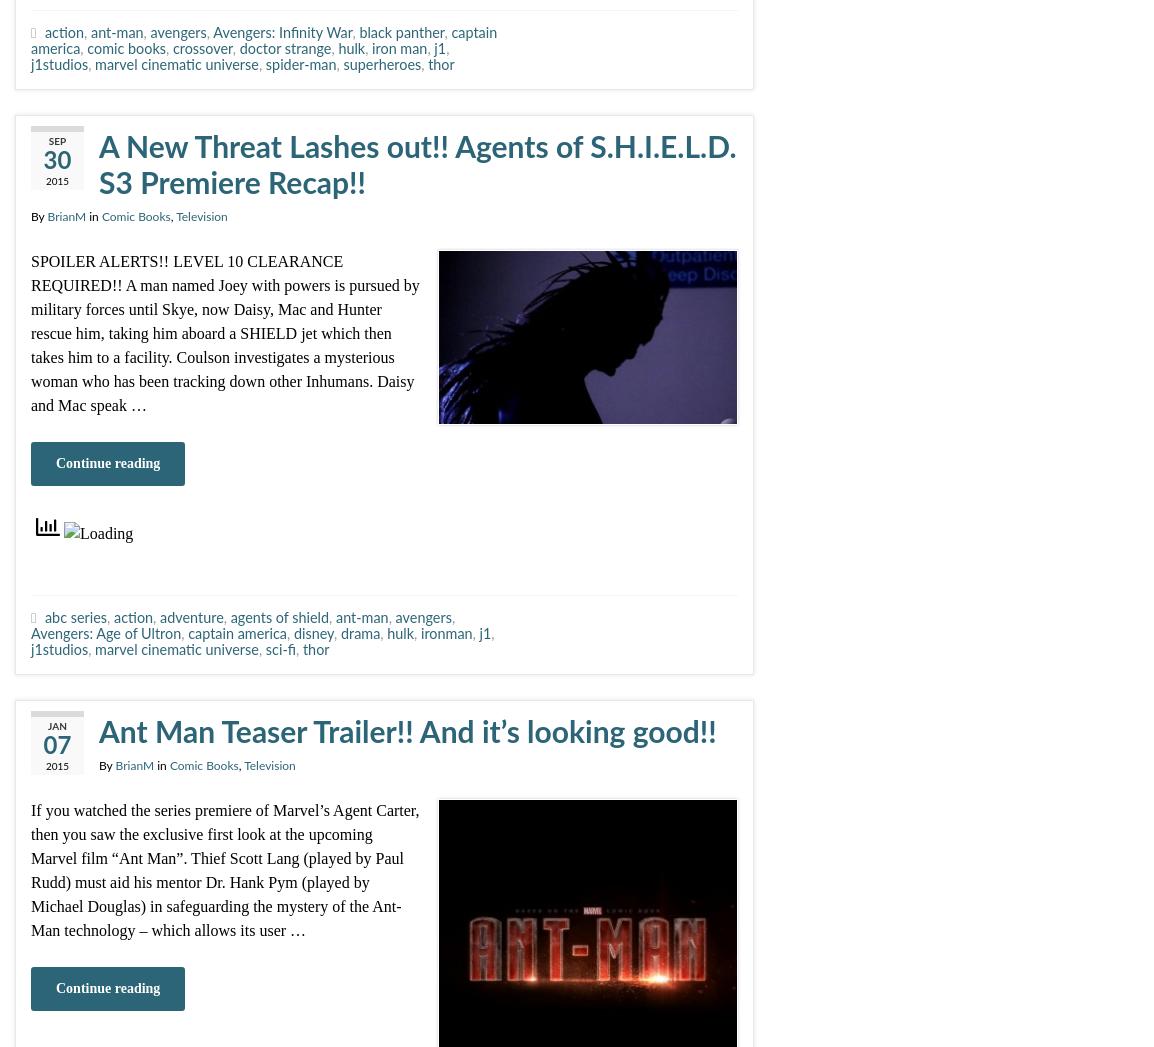 The width and height of the screenshot is (1154, 1047). What do you see at coordinates (224, 869) in the screenshot?
I see `'If you watched the series premiere of Marvel’s Agent Carter, then you saw the exclusive first look at the upcoming Marvel film “Ant Man”. Thief Scott Lang (played by Paul Rudd) must aid his mentor Dr. Hank Pym (played by Michael Douglas) in safeguarding the mystery of the Ant-Man technology – which allows its user …'` at bounding box center [224, 869].